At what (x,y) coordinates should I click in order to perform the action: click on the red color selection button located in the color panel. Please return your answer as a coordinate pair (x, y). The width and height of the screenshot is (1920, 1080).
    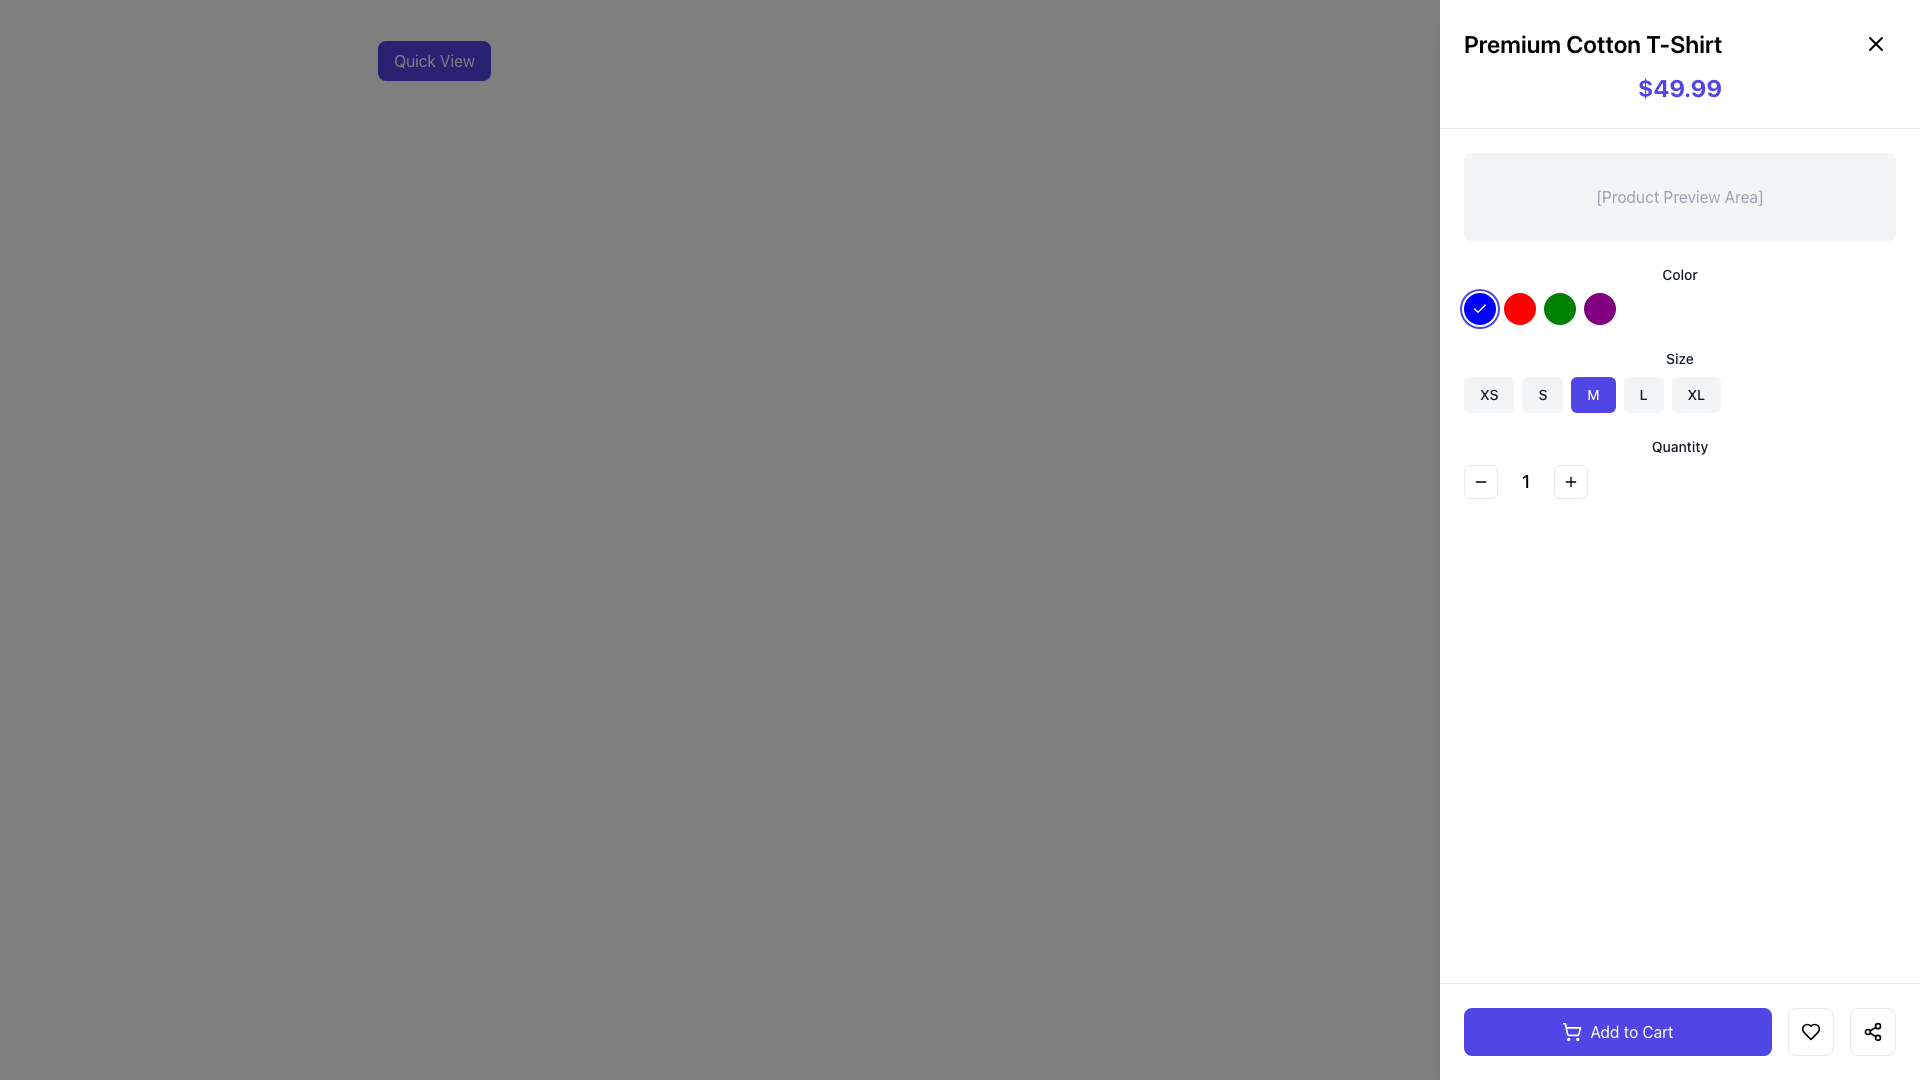
    Looking at the image, I should click on (1520, 308).